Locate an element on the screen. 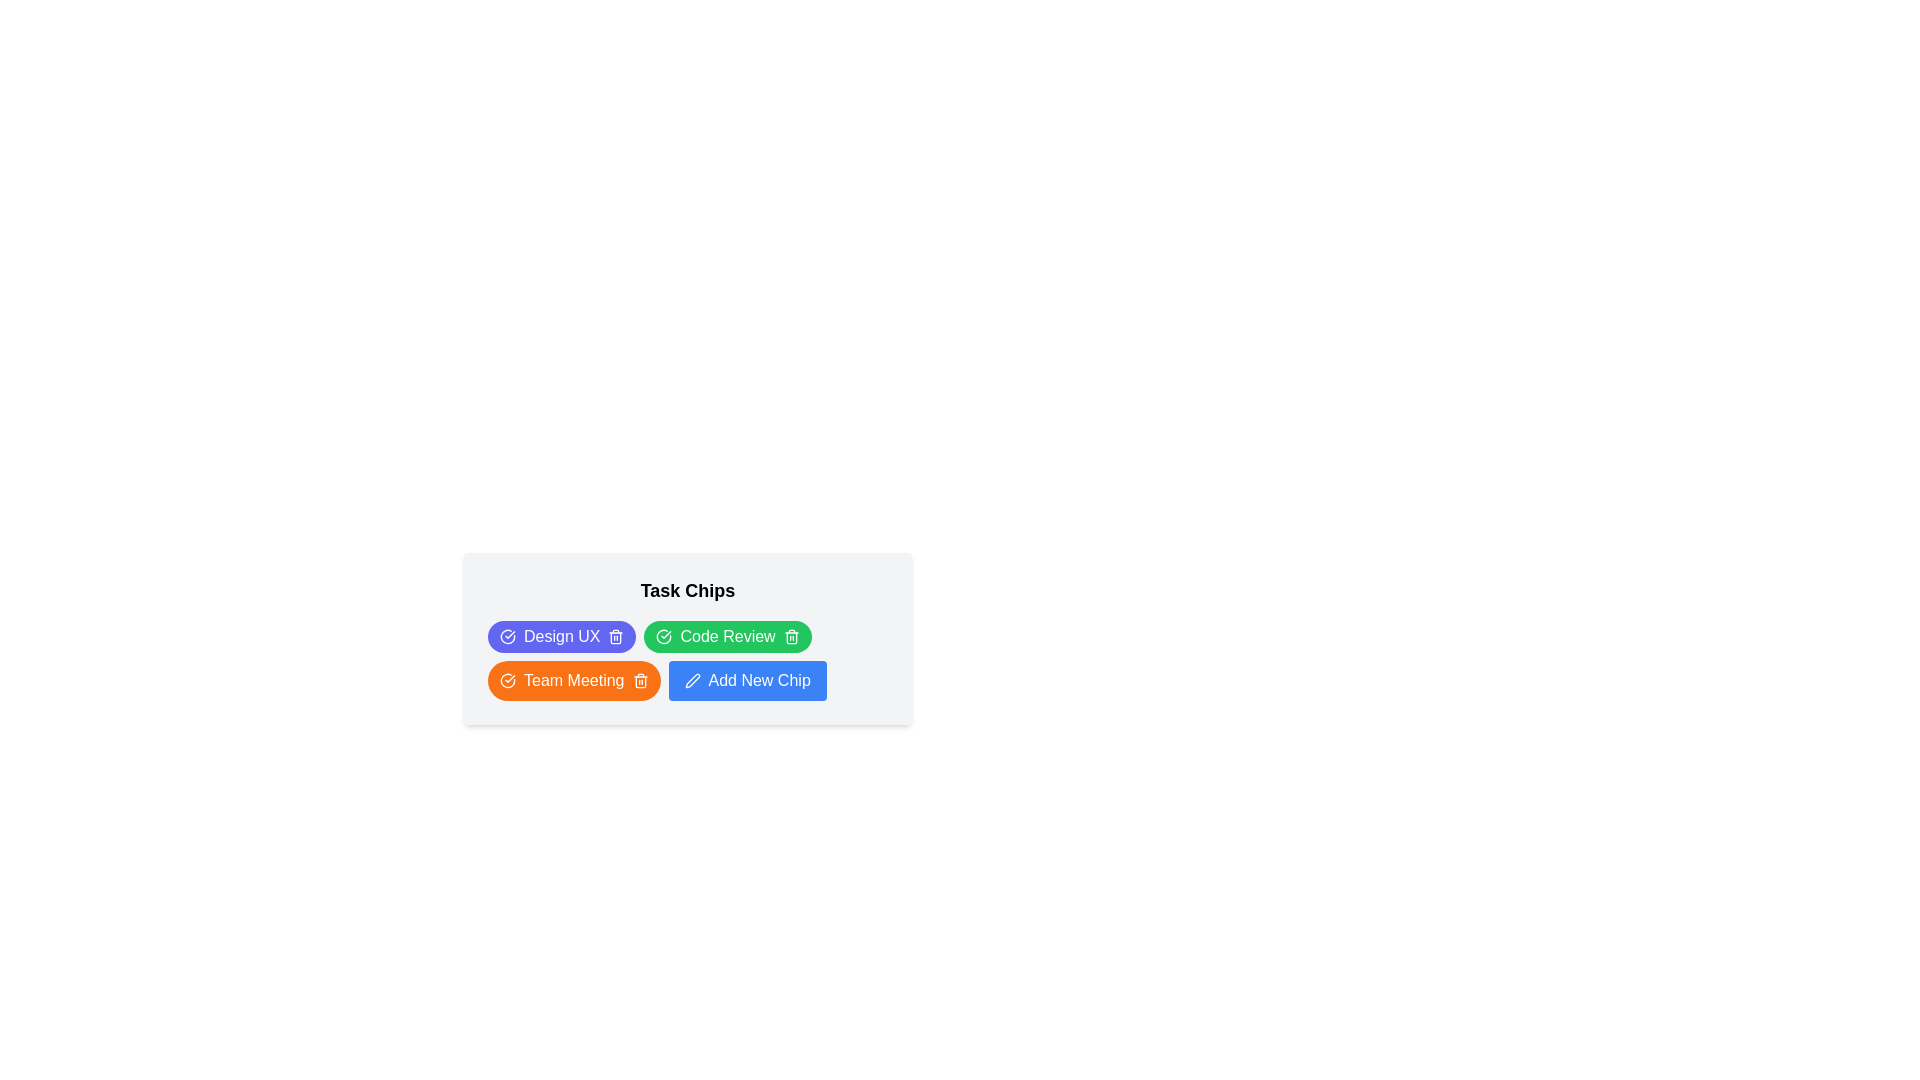 This screenshot has height=1080, width=1920. text content of the label representing the 'Design UX' task within the badge located in the first row of the task chips section, second from the left is located at coordinates (561, 636).